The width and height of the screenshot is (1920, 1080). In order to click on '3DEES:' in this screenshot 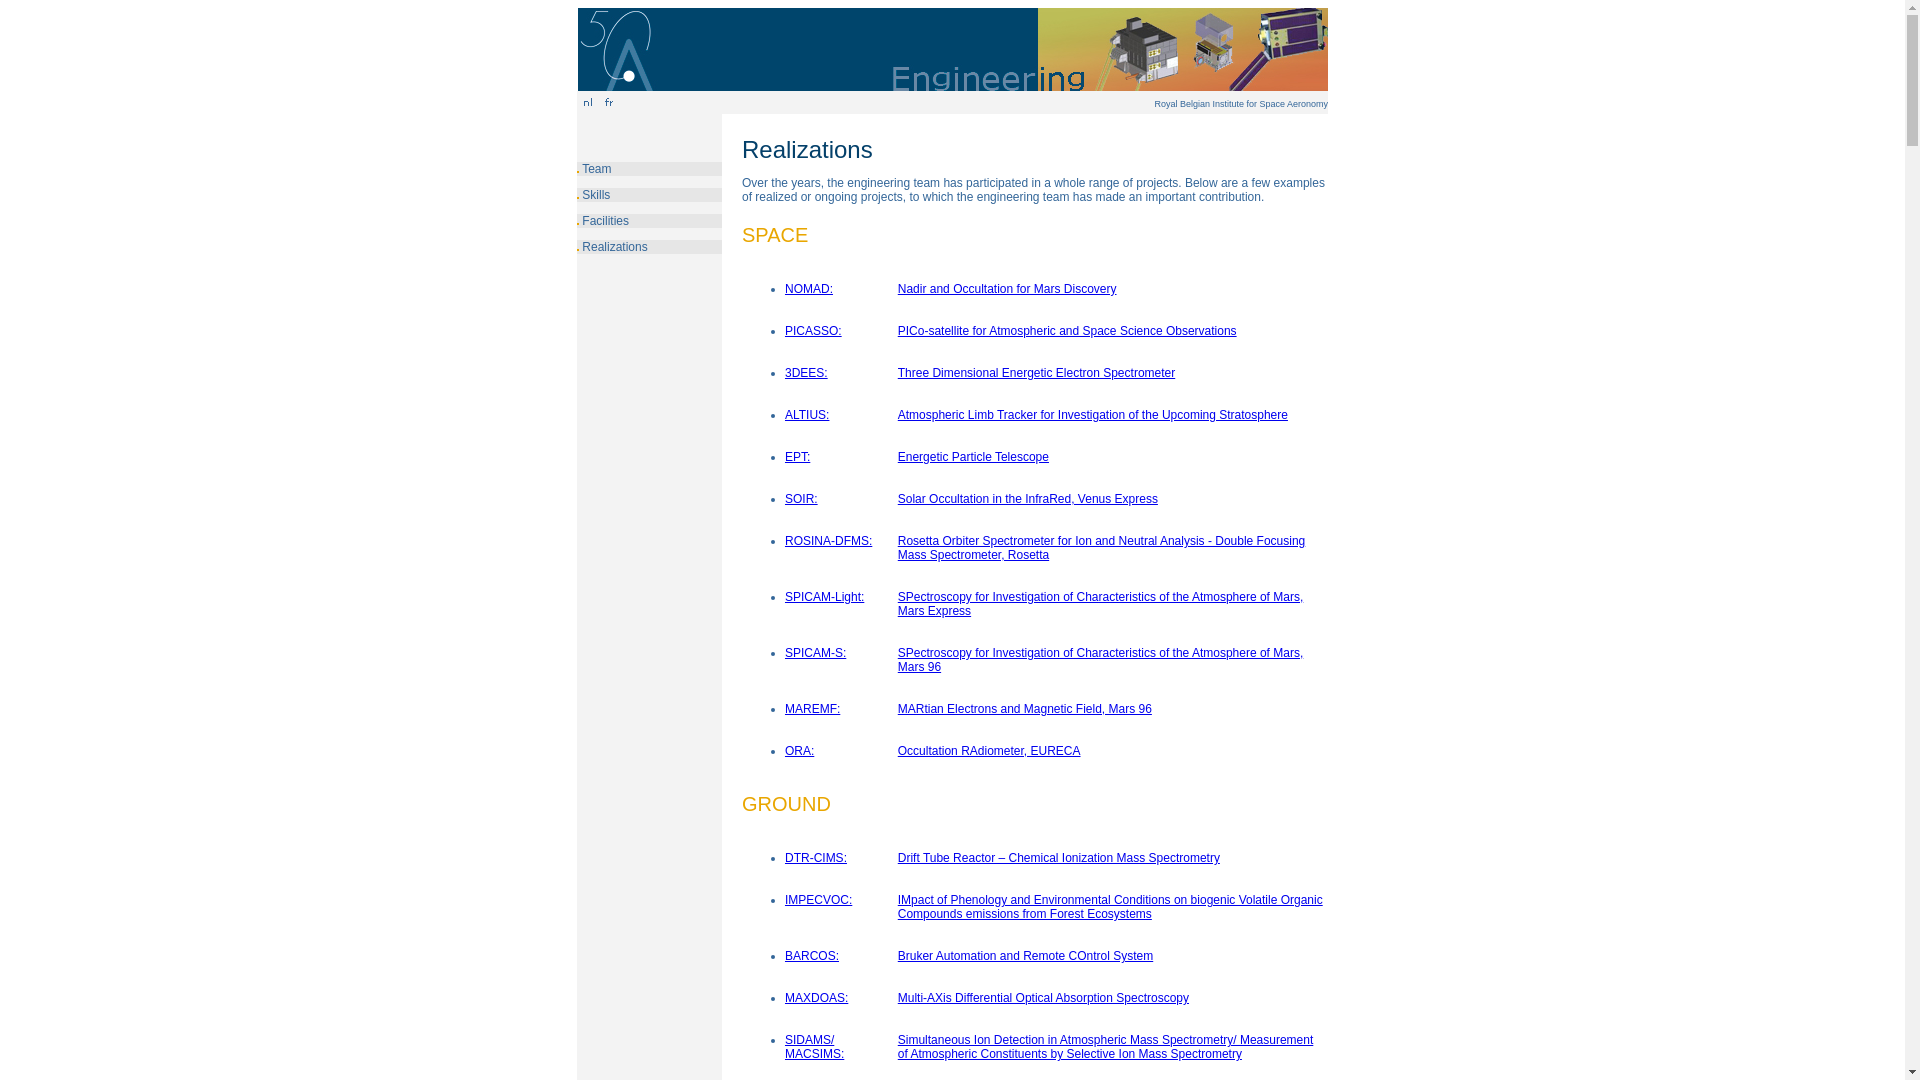, I will do `click(784, 373)`.